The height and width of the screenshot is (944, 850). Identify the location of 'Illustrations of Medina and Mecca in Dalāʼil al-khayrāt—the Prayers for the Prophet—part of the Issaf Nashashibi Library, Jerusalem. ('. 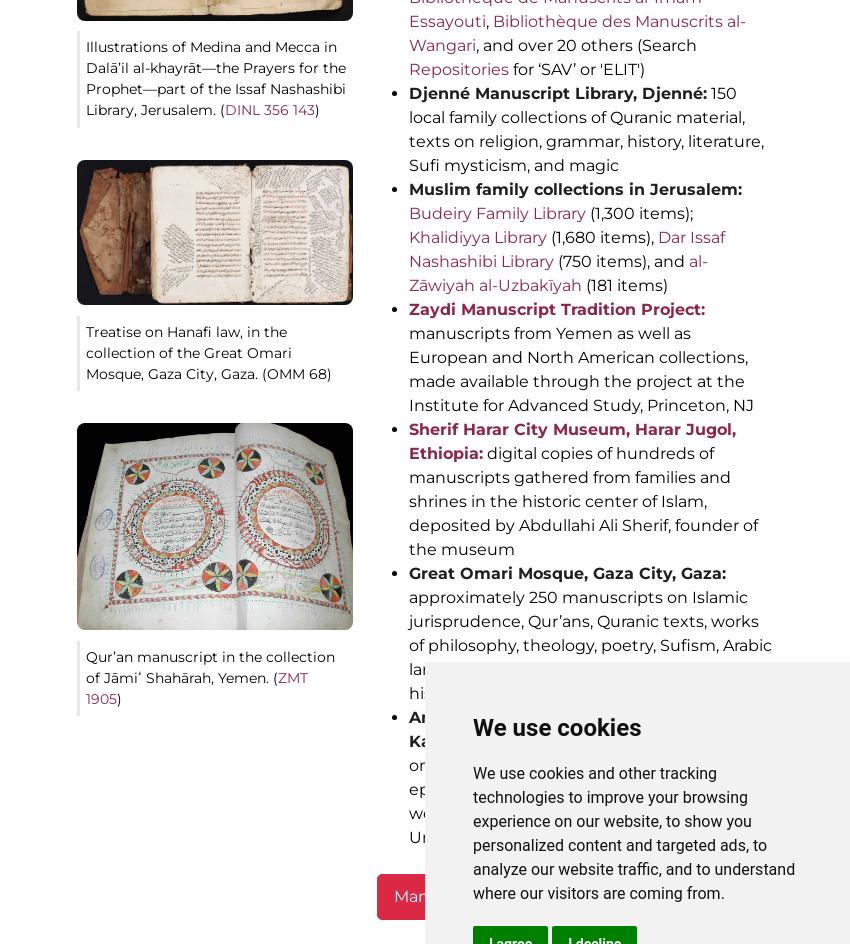
(85, 77).